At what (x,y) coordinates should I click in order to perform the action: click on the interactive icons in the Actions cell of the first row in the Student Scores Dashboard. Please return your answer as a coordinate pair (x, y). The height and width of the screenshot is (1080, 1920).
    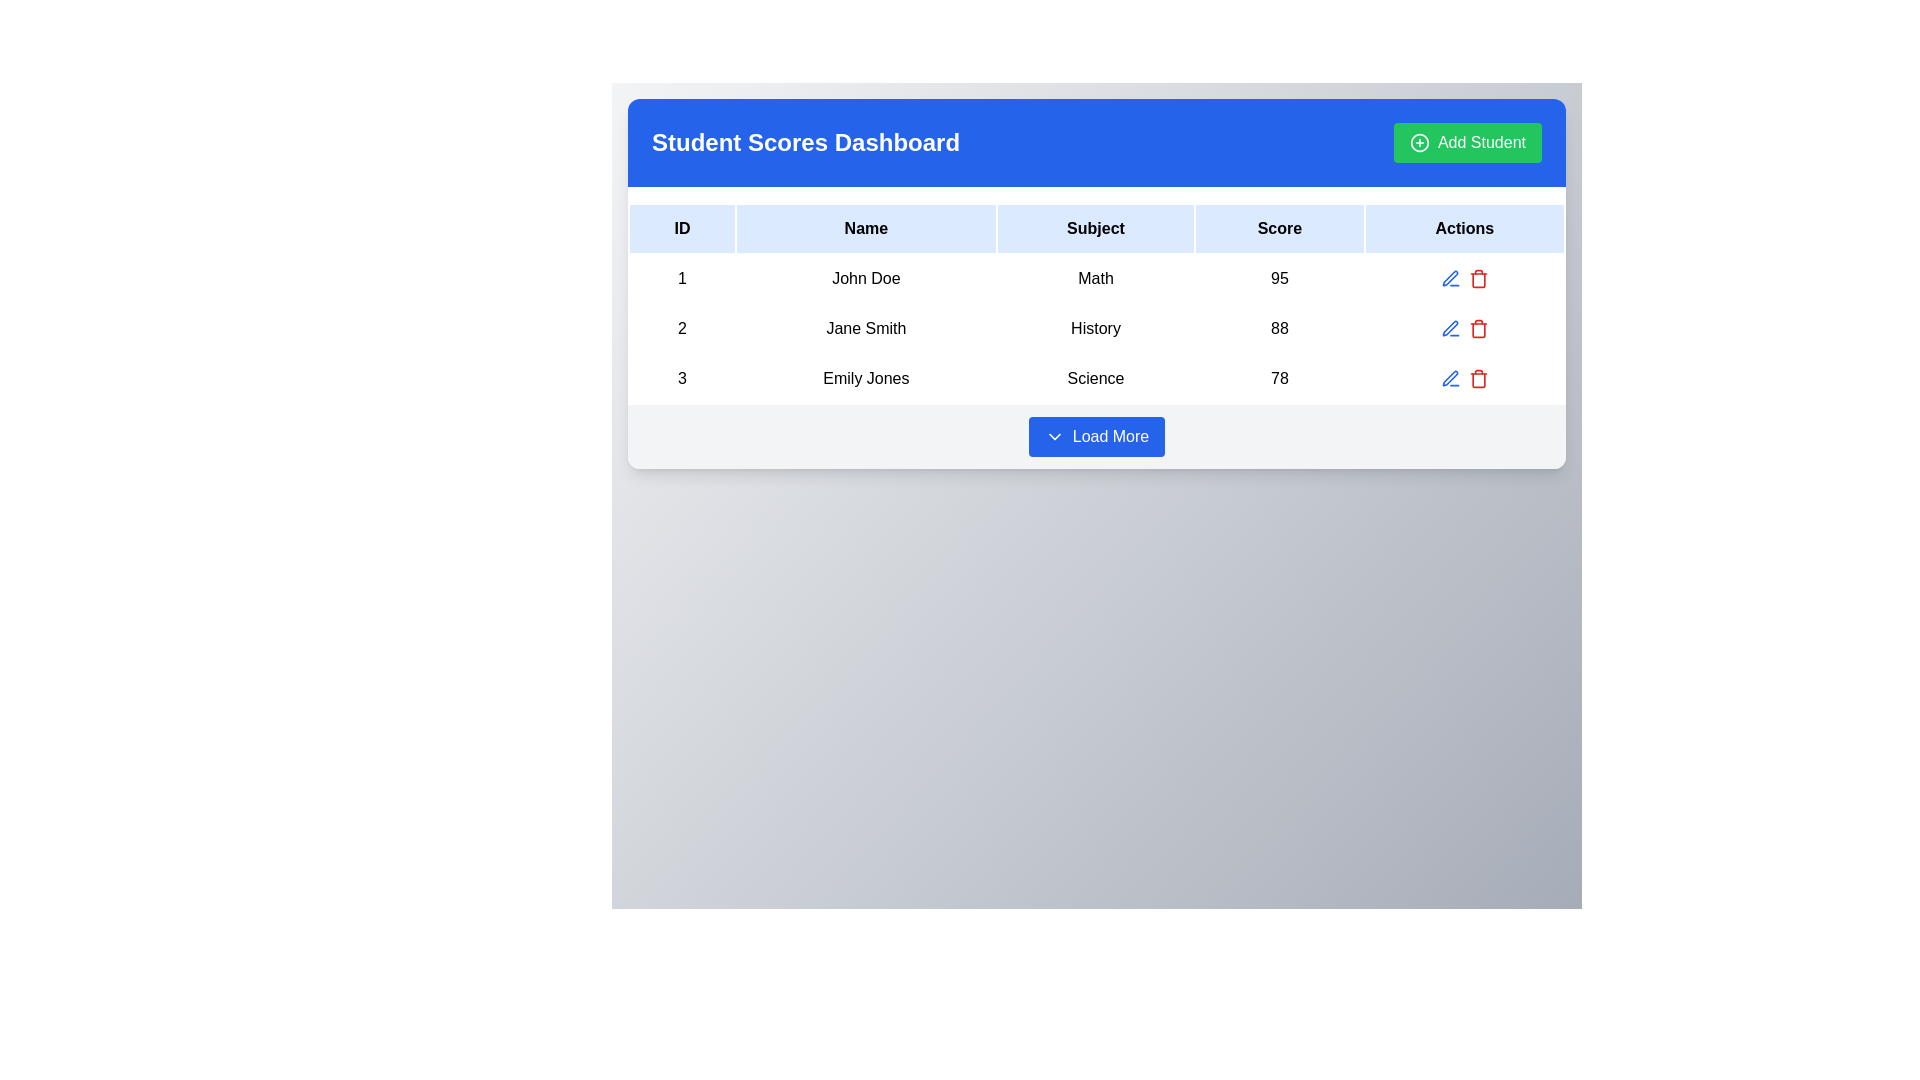
    Looking at the image, I should click on (1464, 278).